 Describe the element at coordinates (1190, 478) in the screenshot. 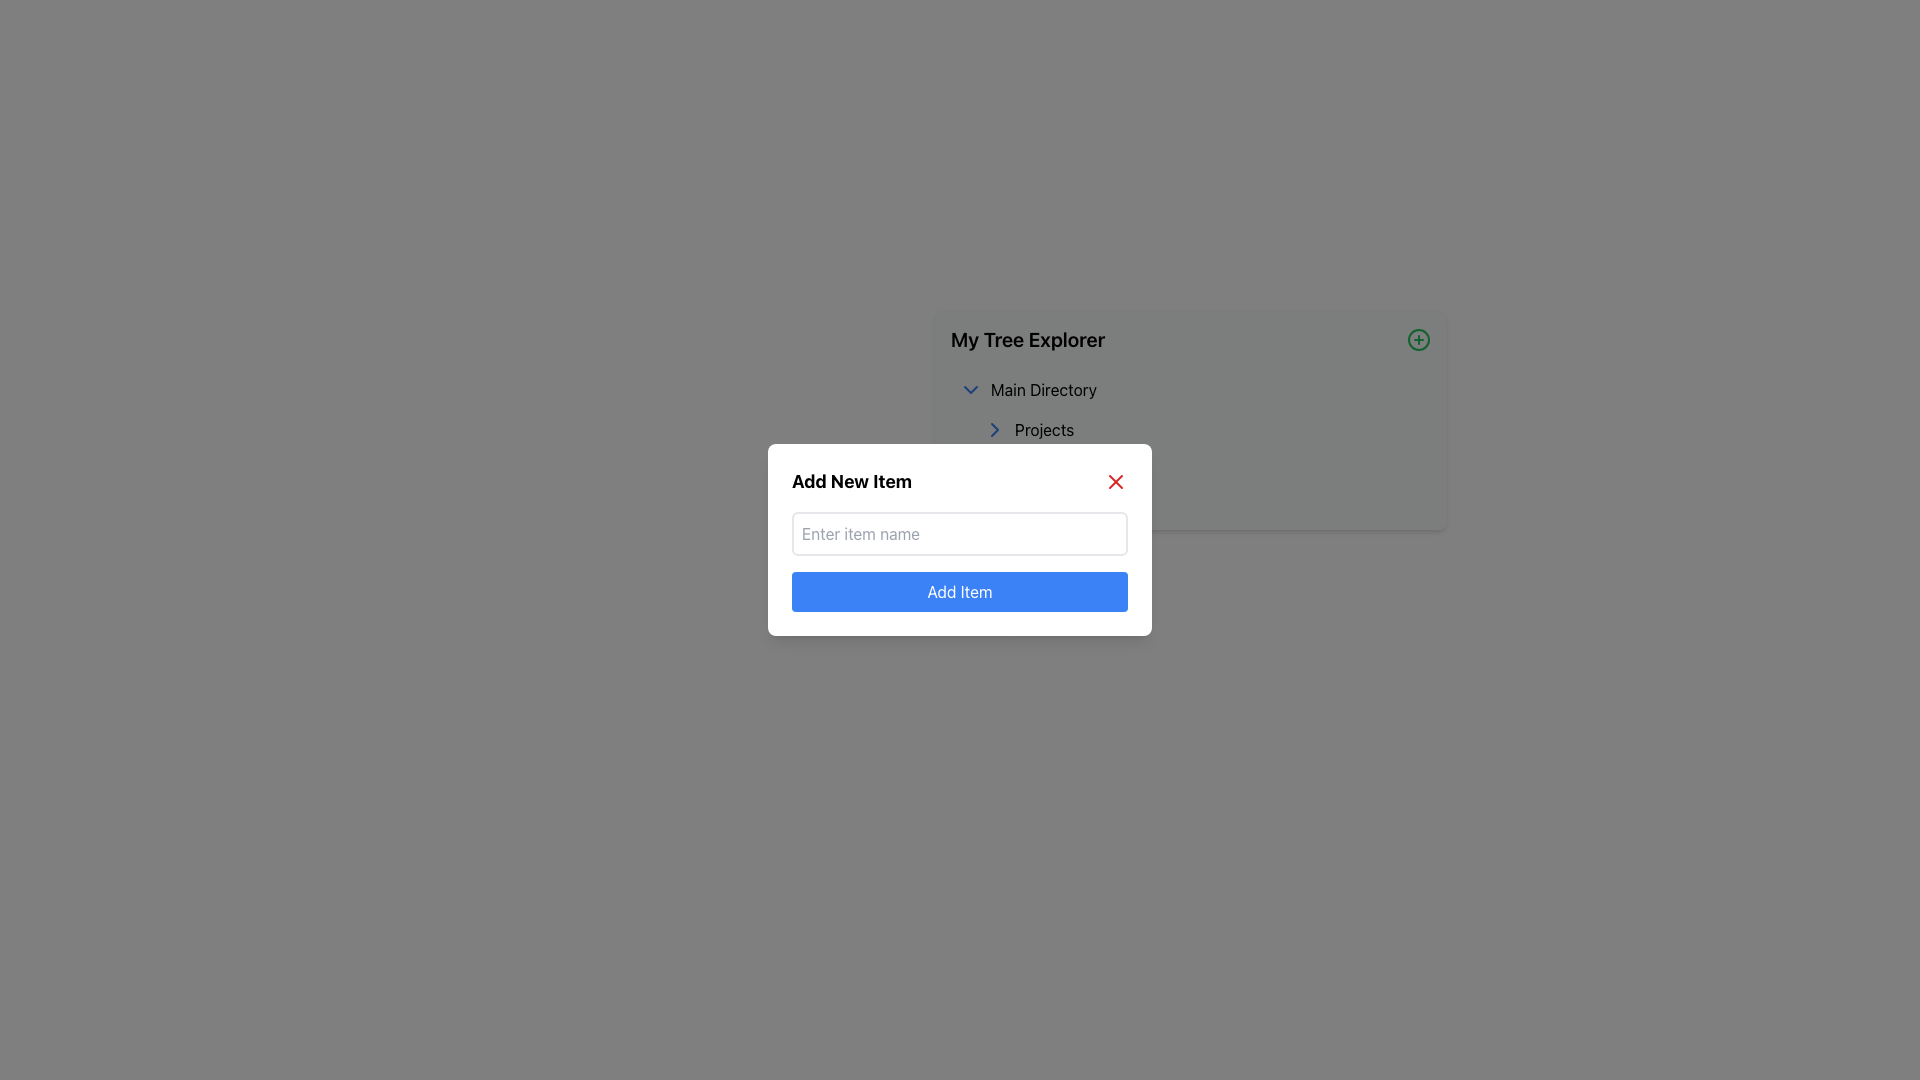

I see `the 'Resources' text label in the tree navigation interface` at that location.